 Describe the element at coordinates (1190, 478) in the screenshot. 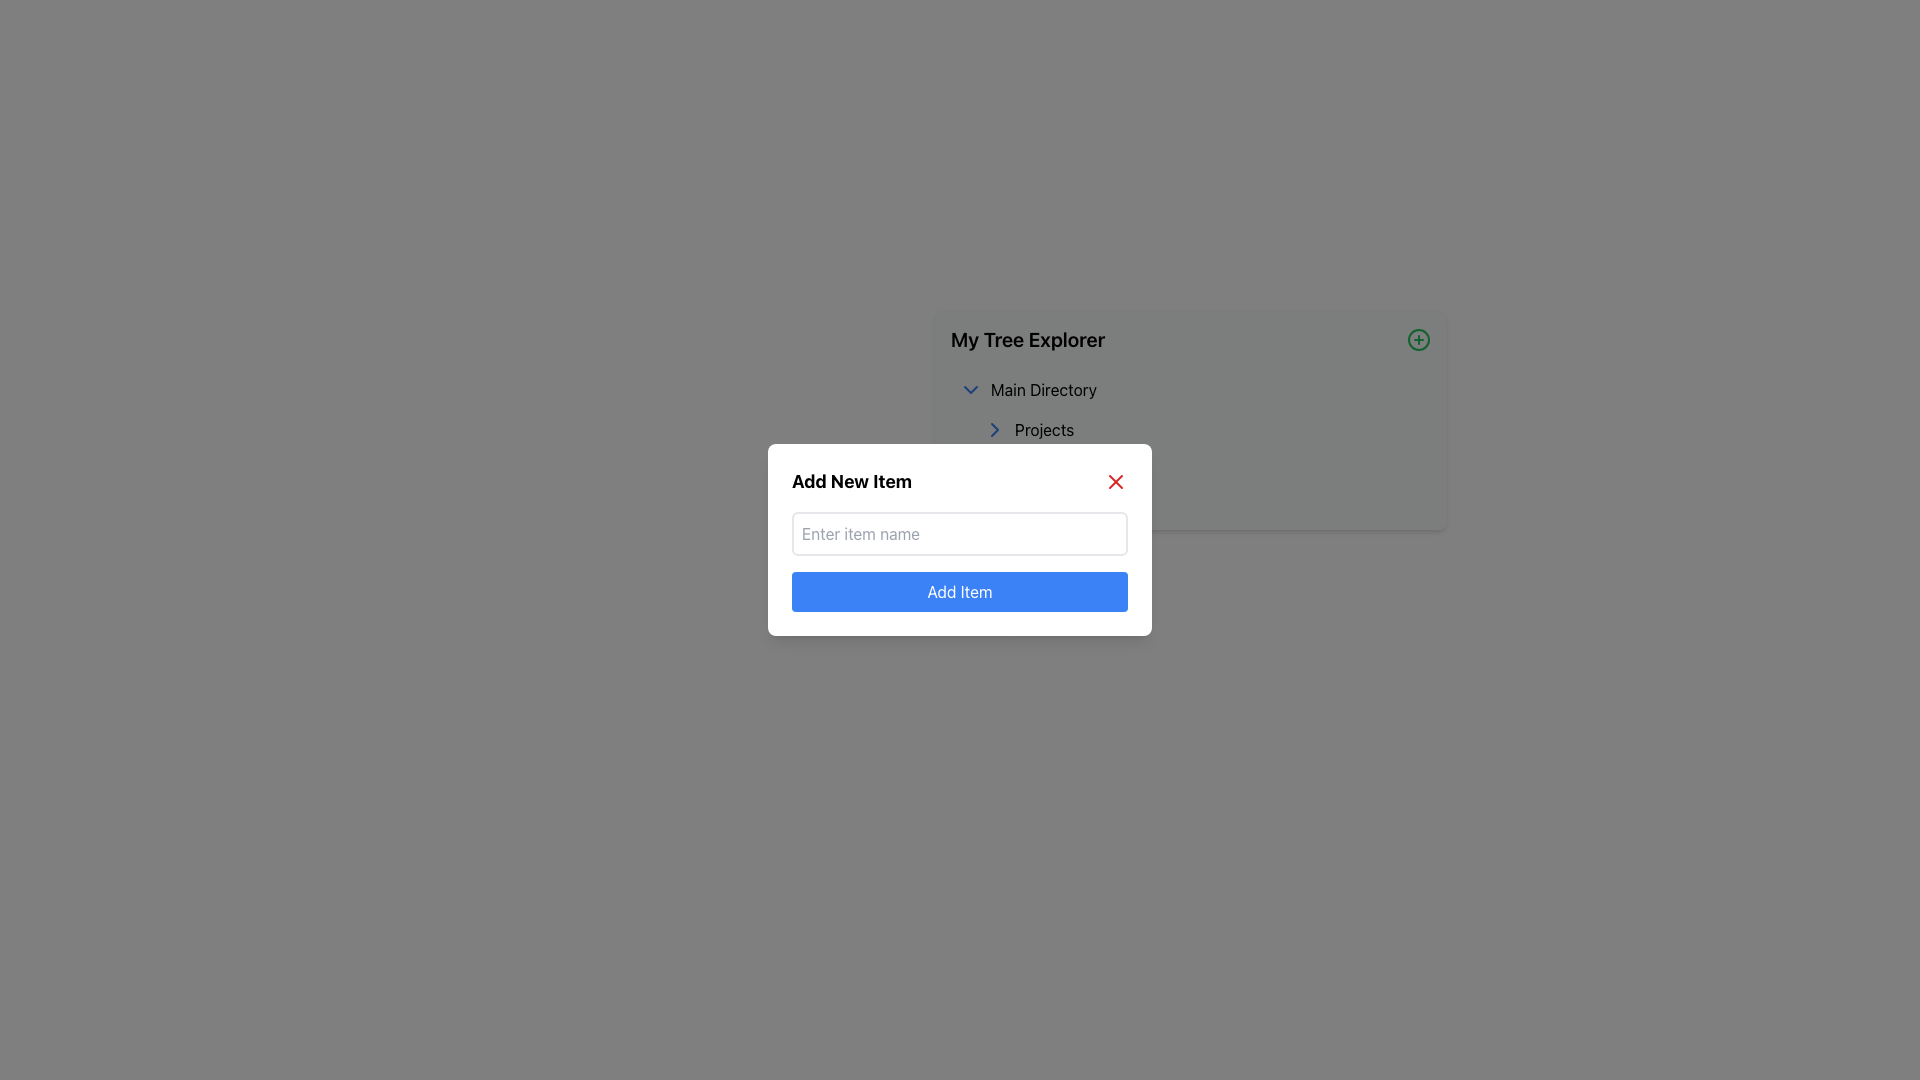

I see `the 'Resources' text label in the tree navigation interface` at that location.